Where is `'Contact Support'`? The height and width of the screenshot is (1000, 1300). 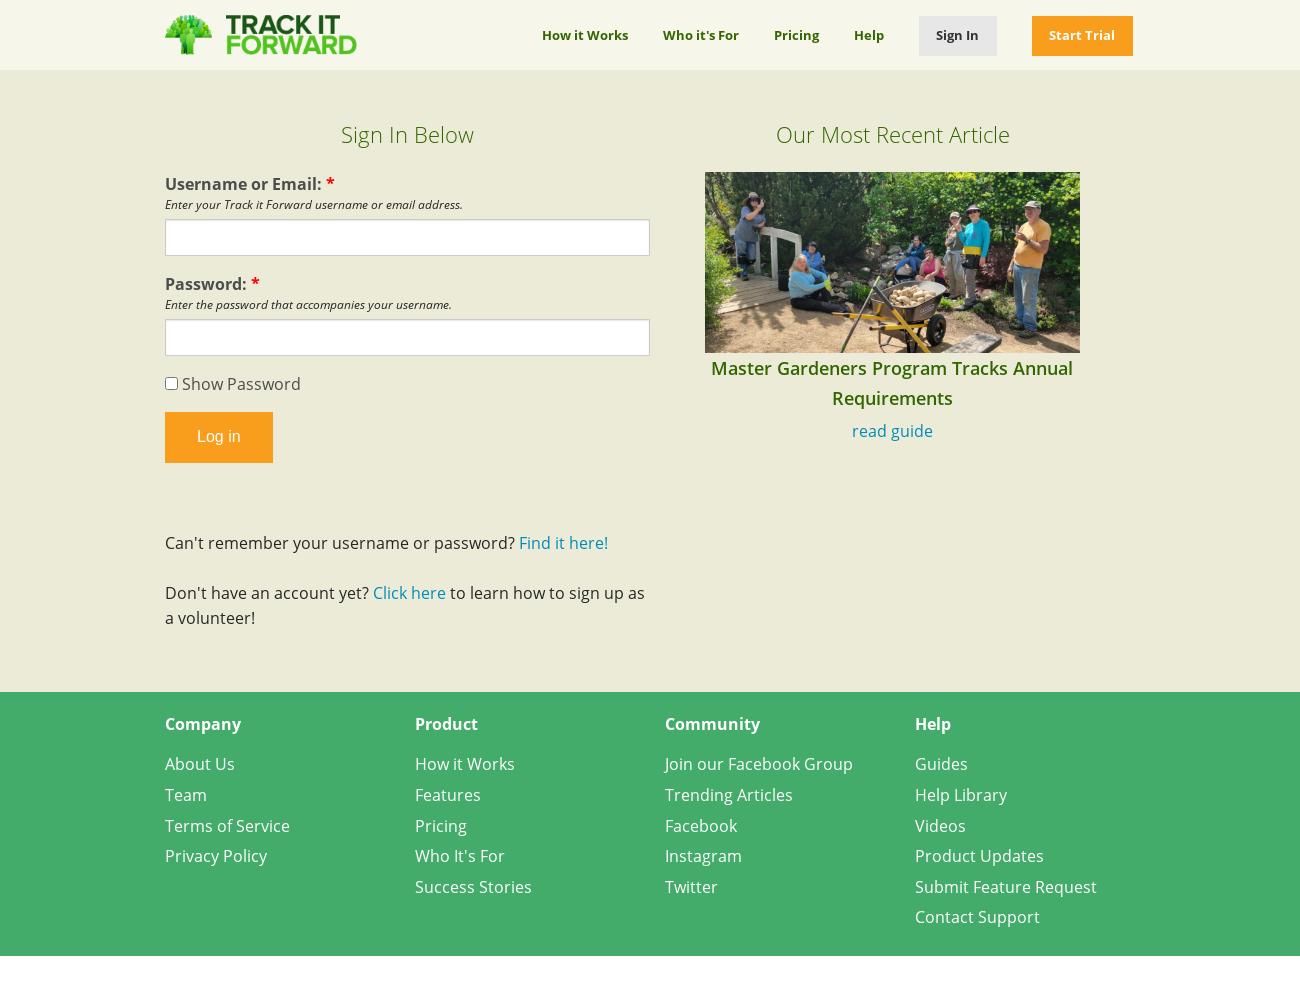 'Contact Support' is located at coordinates (976, 917).